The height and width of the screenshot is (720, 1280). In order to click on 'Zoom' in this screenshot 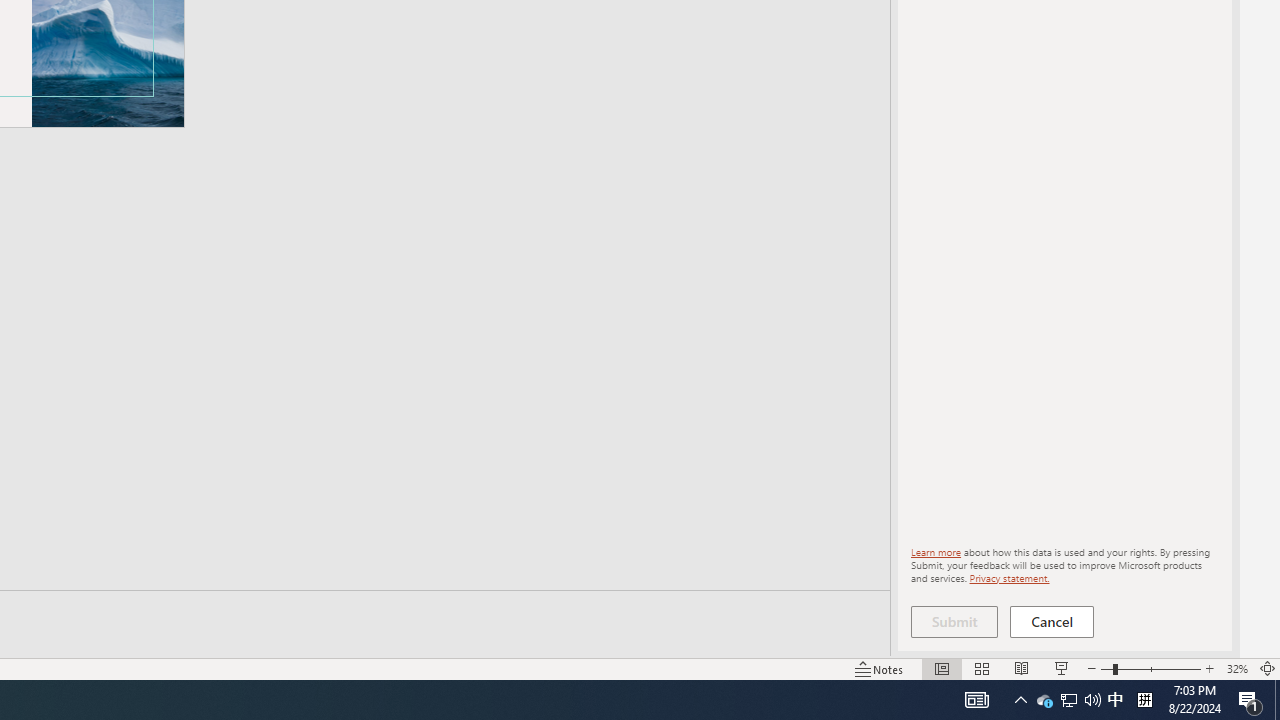, I will do `click(1150, 669)`.